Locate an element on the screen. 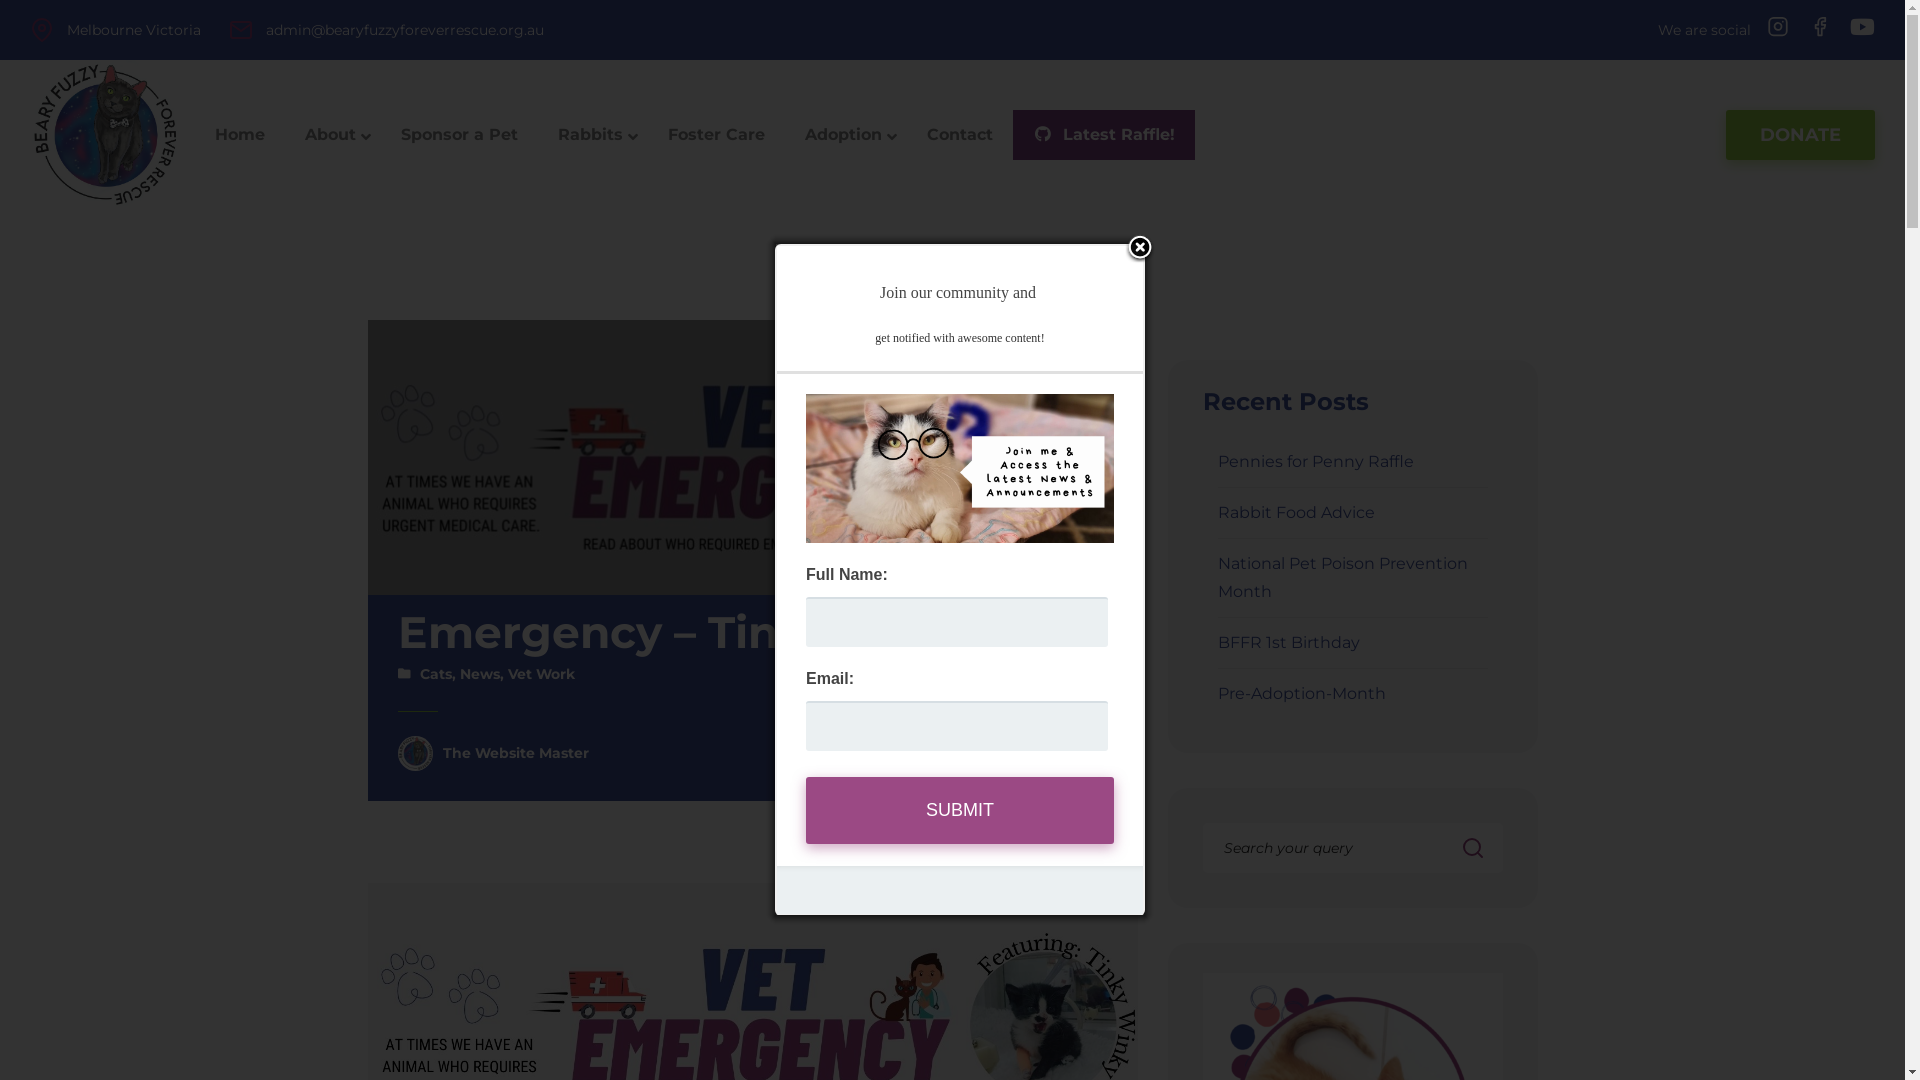  'DONATE' is located at coordinates (1725, 135).